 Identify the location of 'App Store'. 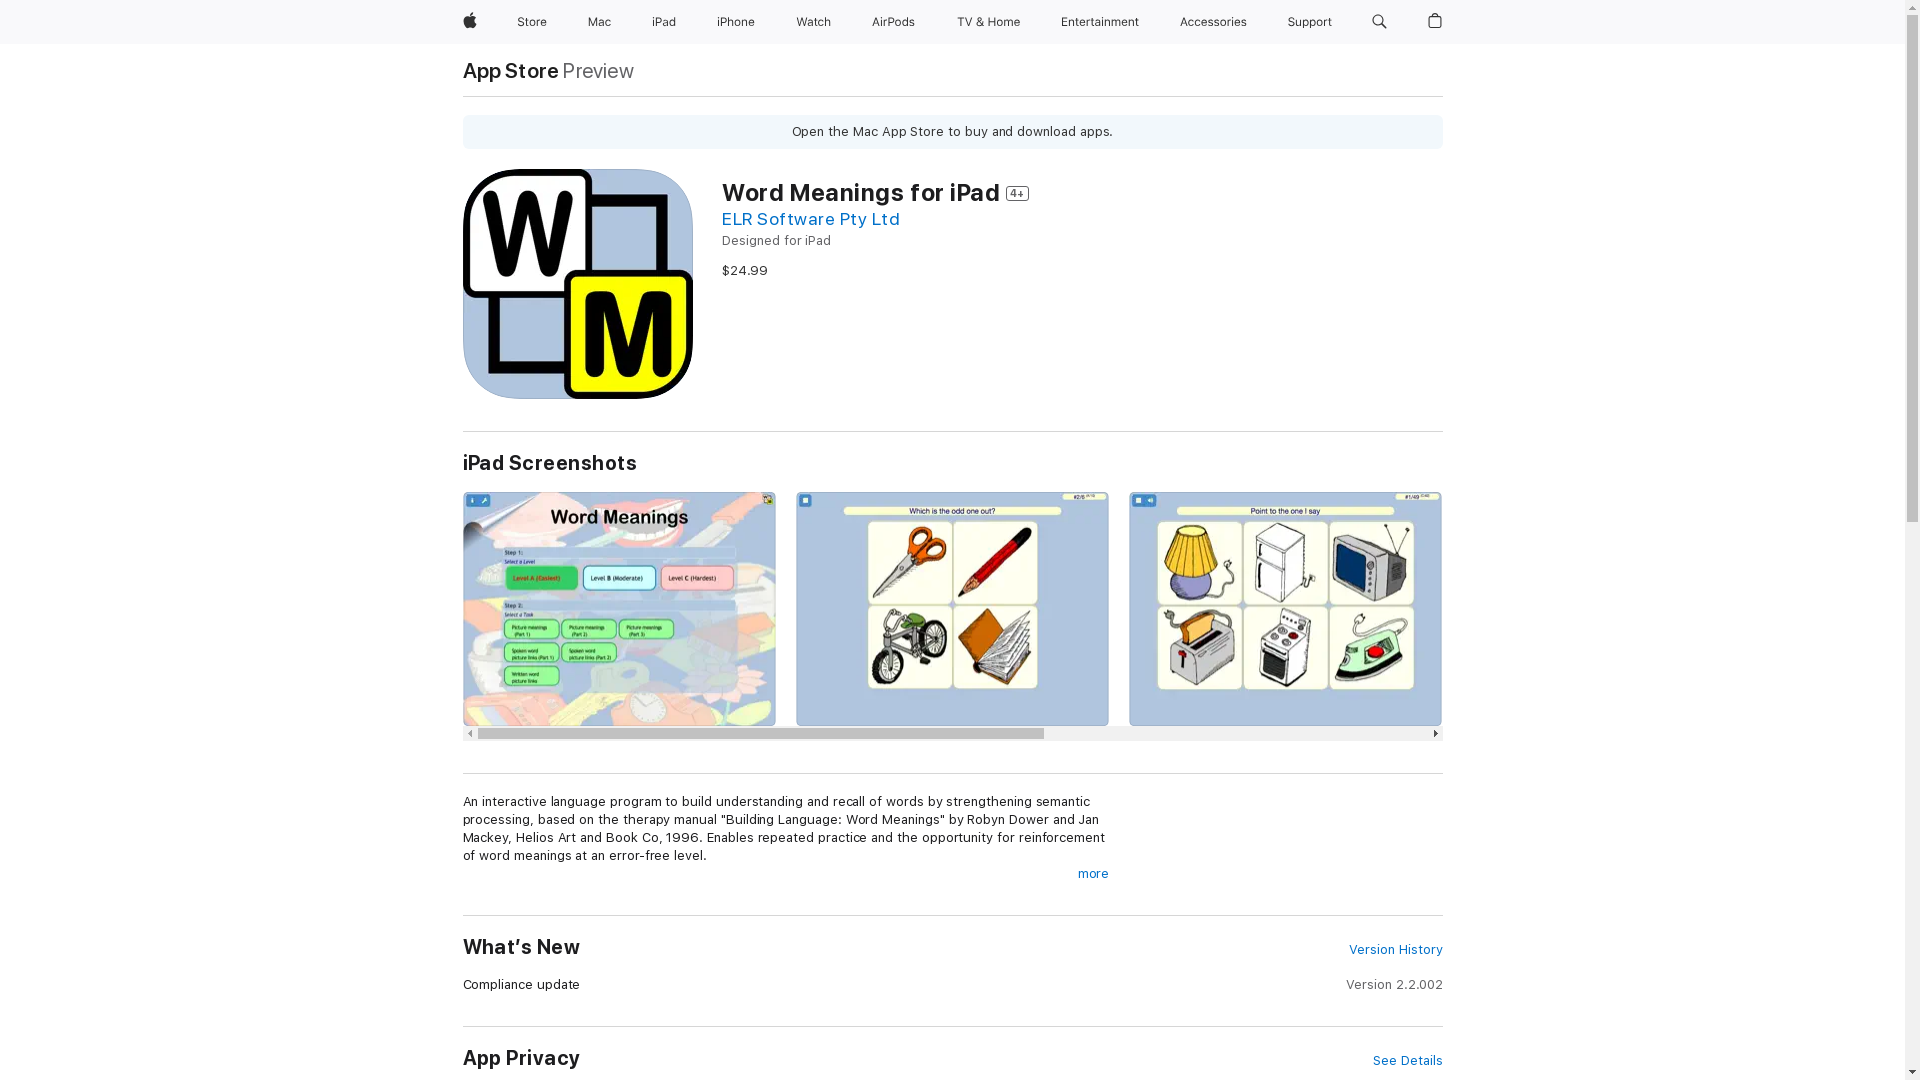
(460, 69).